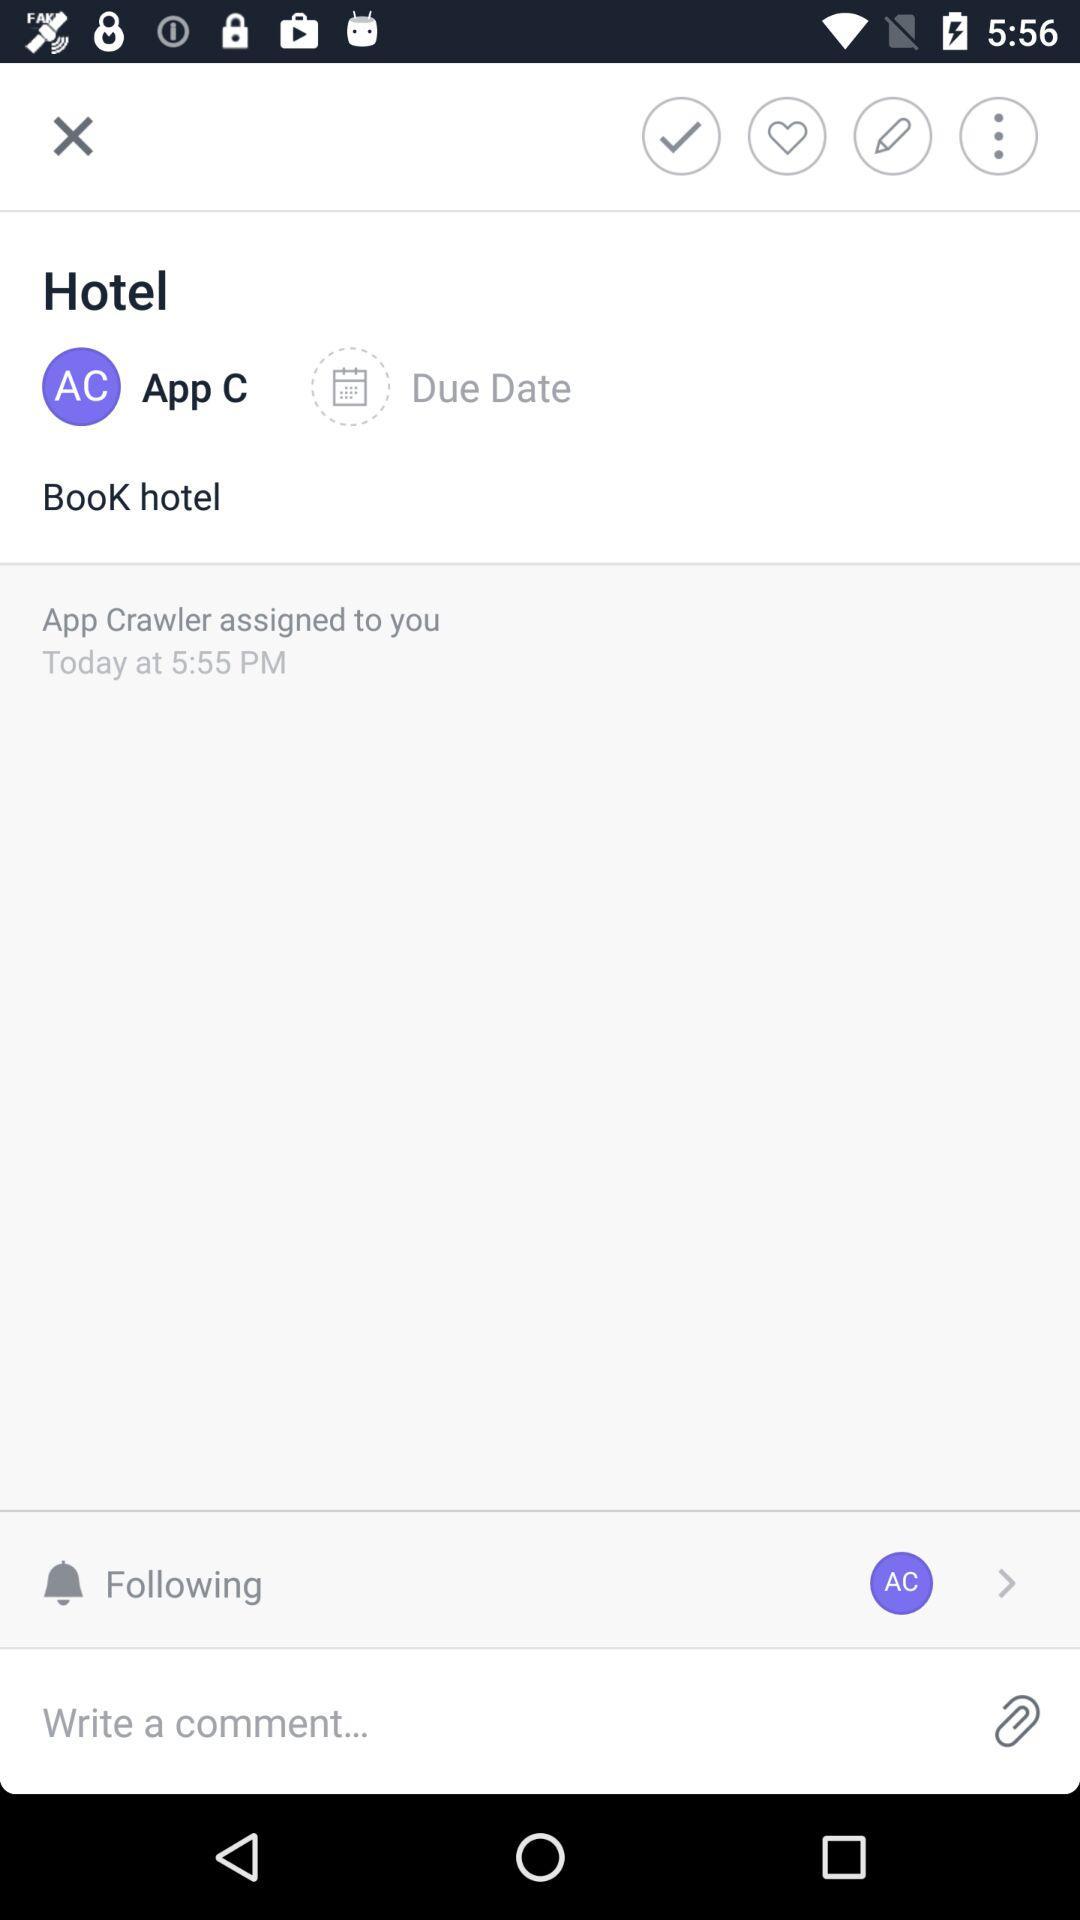 This screenshot has width=1080, height=1920. What do you see at coordinates (1012, 135) in the screenshot?
I see `more options` at bounding box center [1012, 135].